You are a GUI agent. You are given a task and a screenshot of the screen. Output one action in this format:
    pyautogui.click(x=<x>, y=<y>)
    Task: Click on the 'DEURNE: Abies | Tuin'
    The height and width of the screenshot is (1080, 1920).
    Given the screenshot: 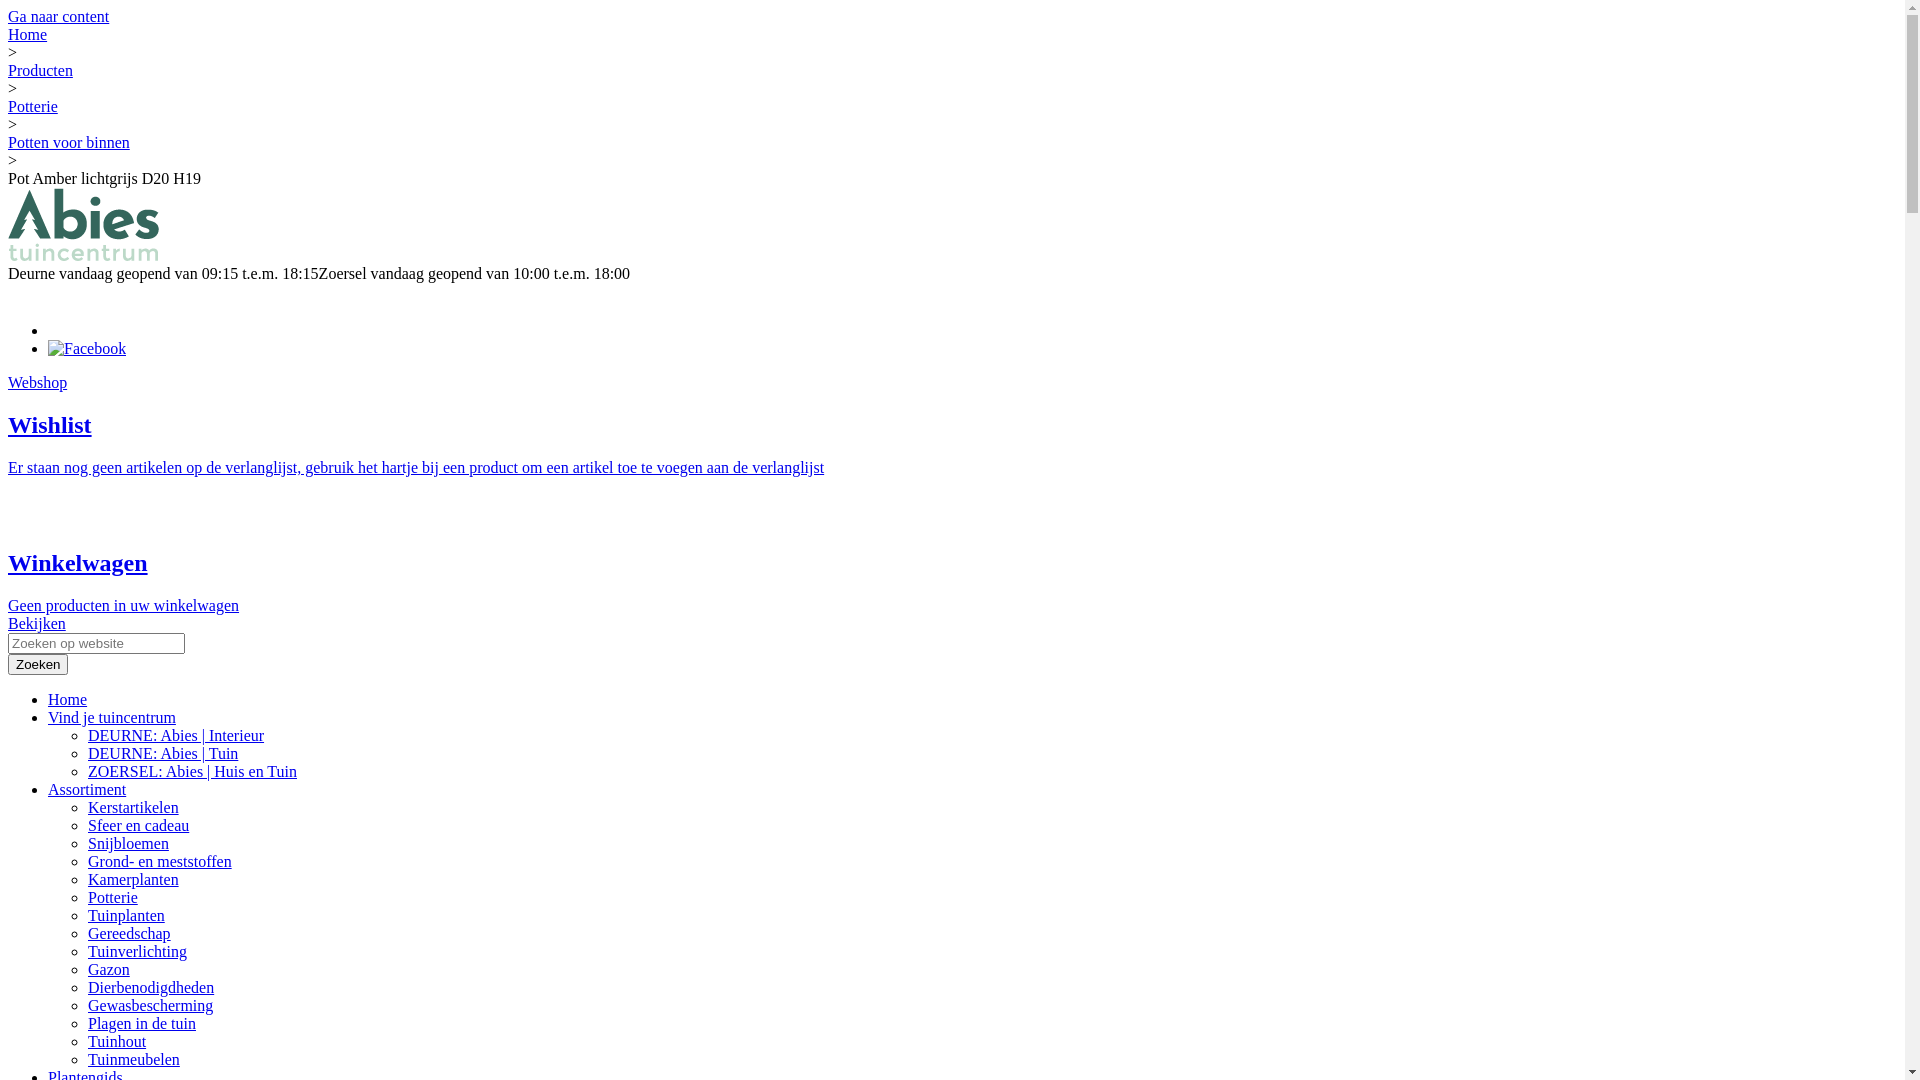 What is the action you would take?
    pyautogui.click(x=163, y=753)
    